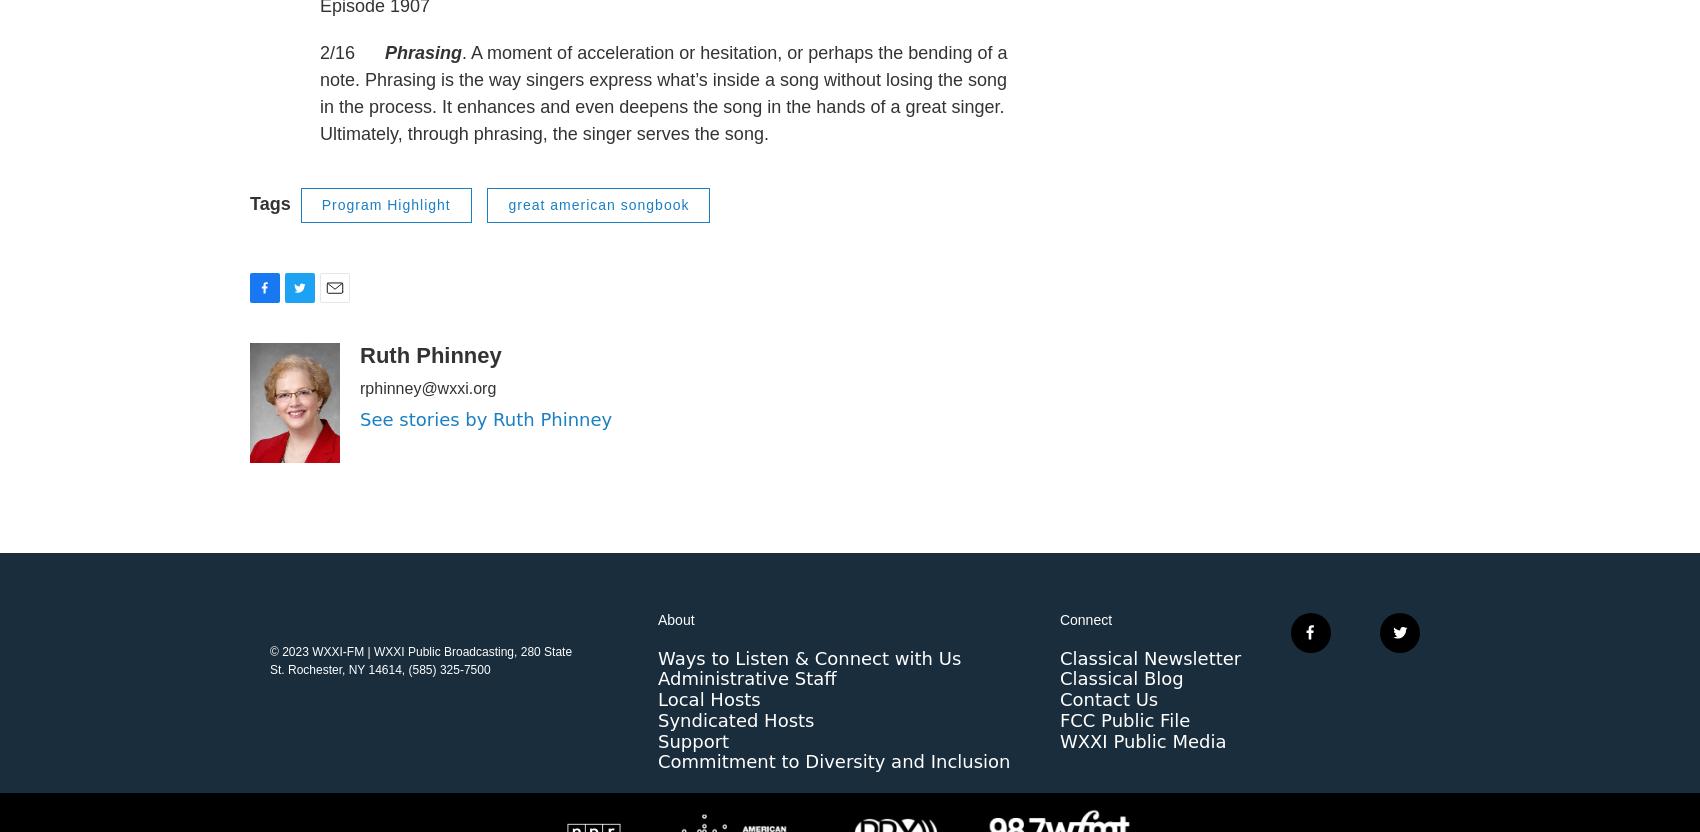  I want to click on 'great american songbook', so click(597, 245).